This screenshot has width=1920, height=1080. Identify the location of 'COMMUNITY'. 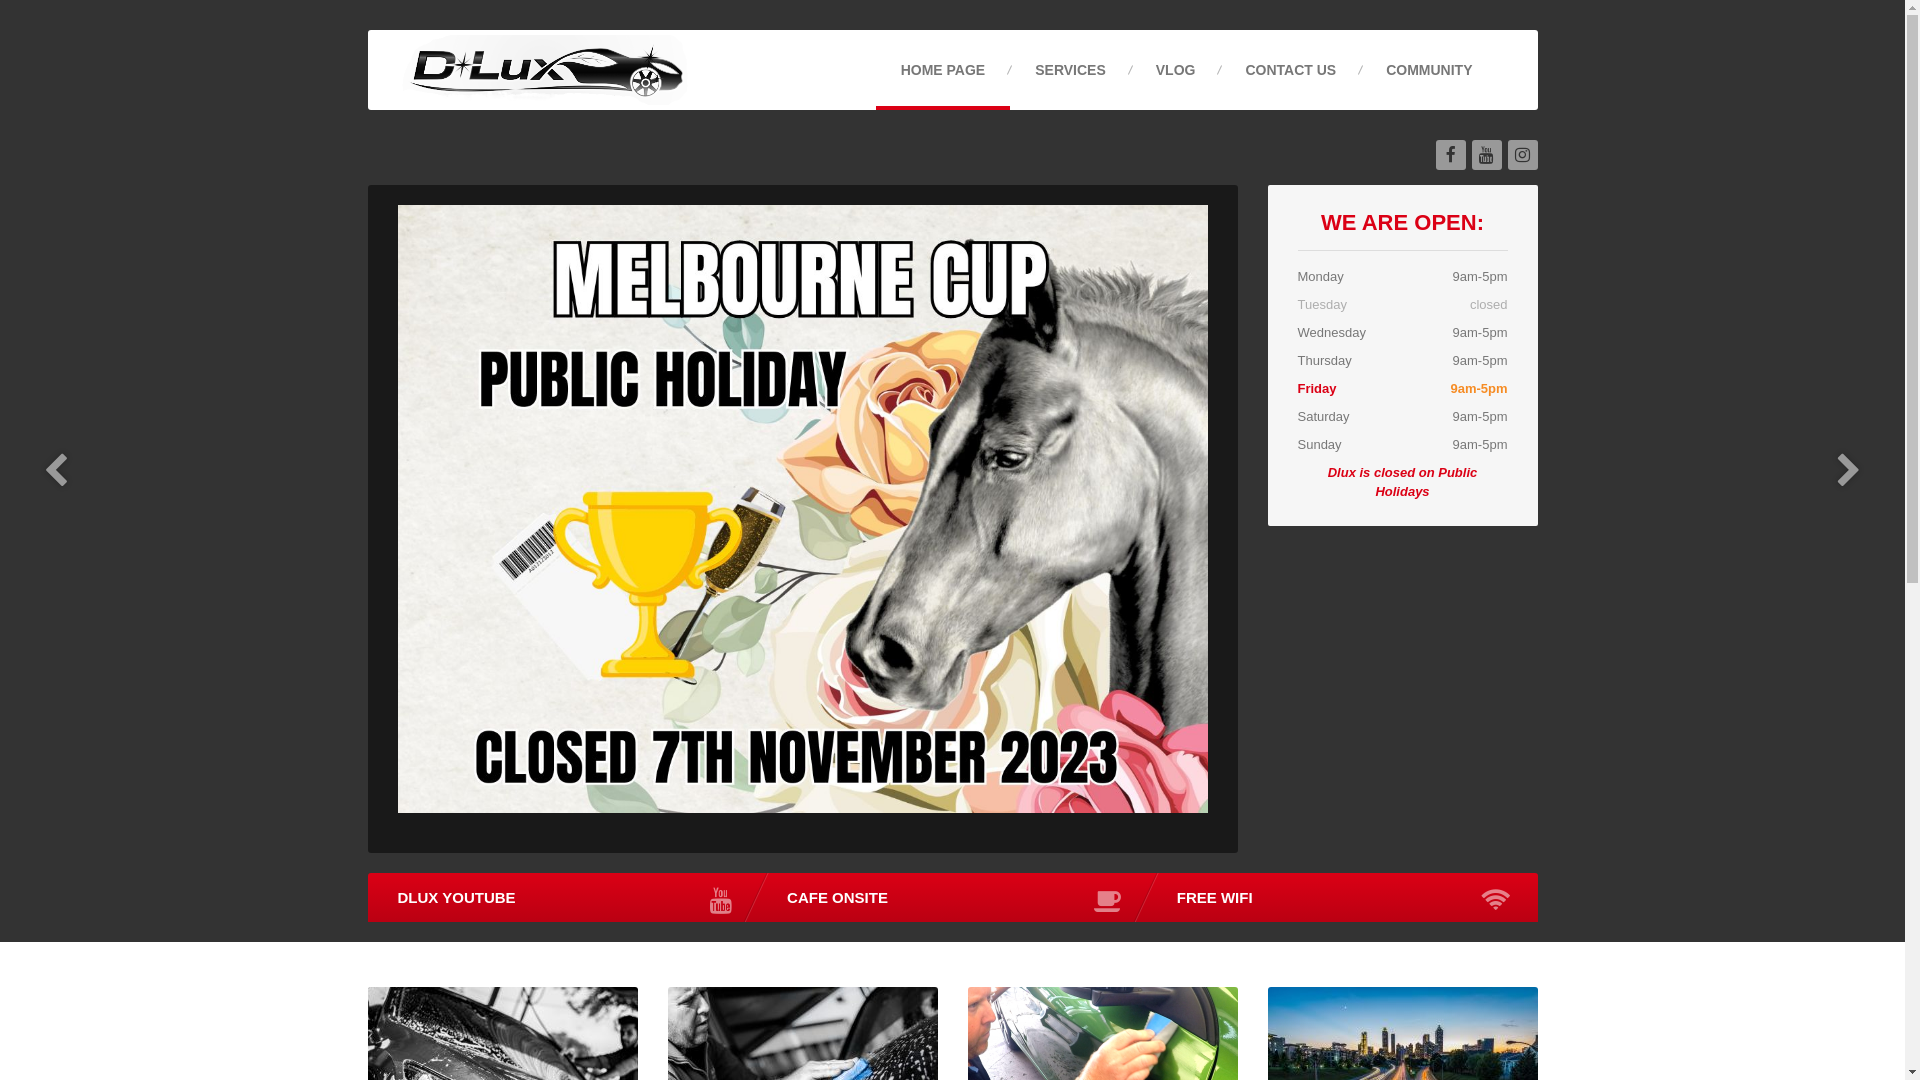
(1428, 68).